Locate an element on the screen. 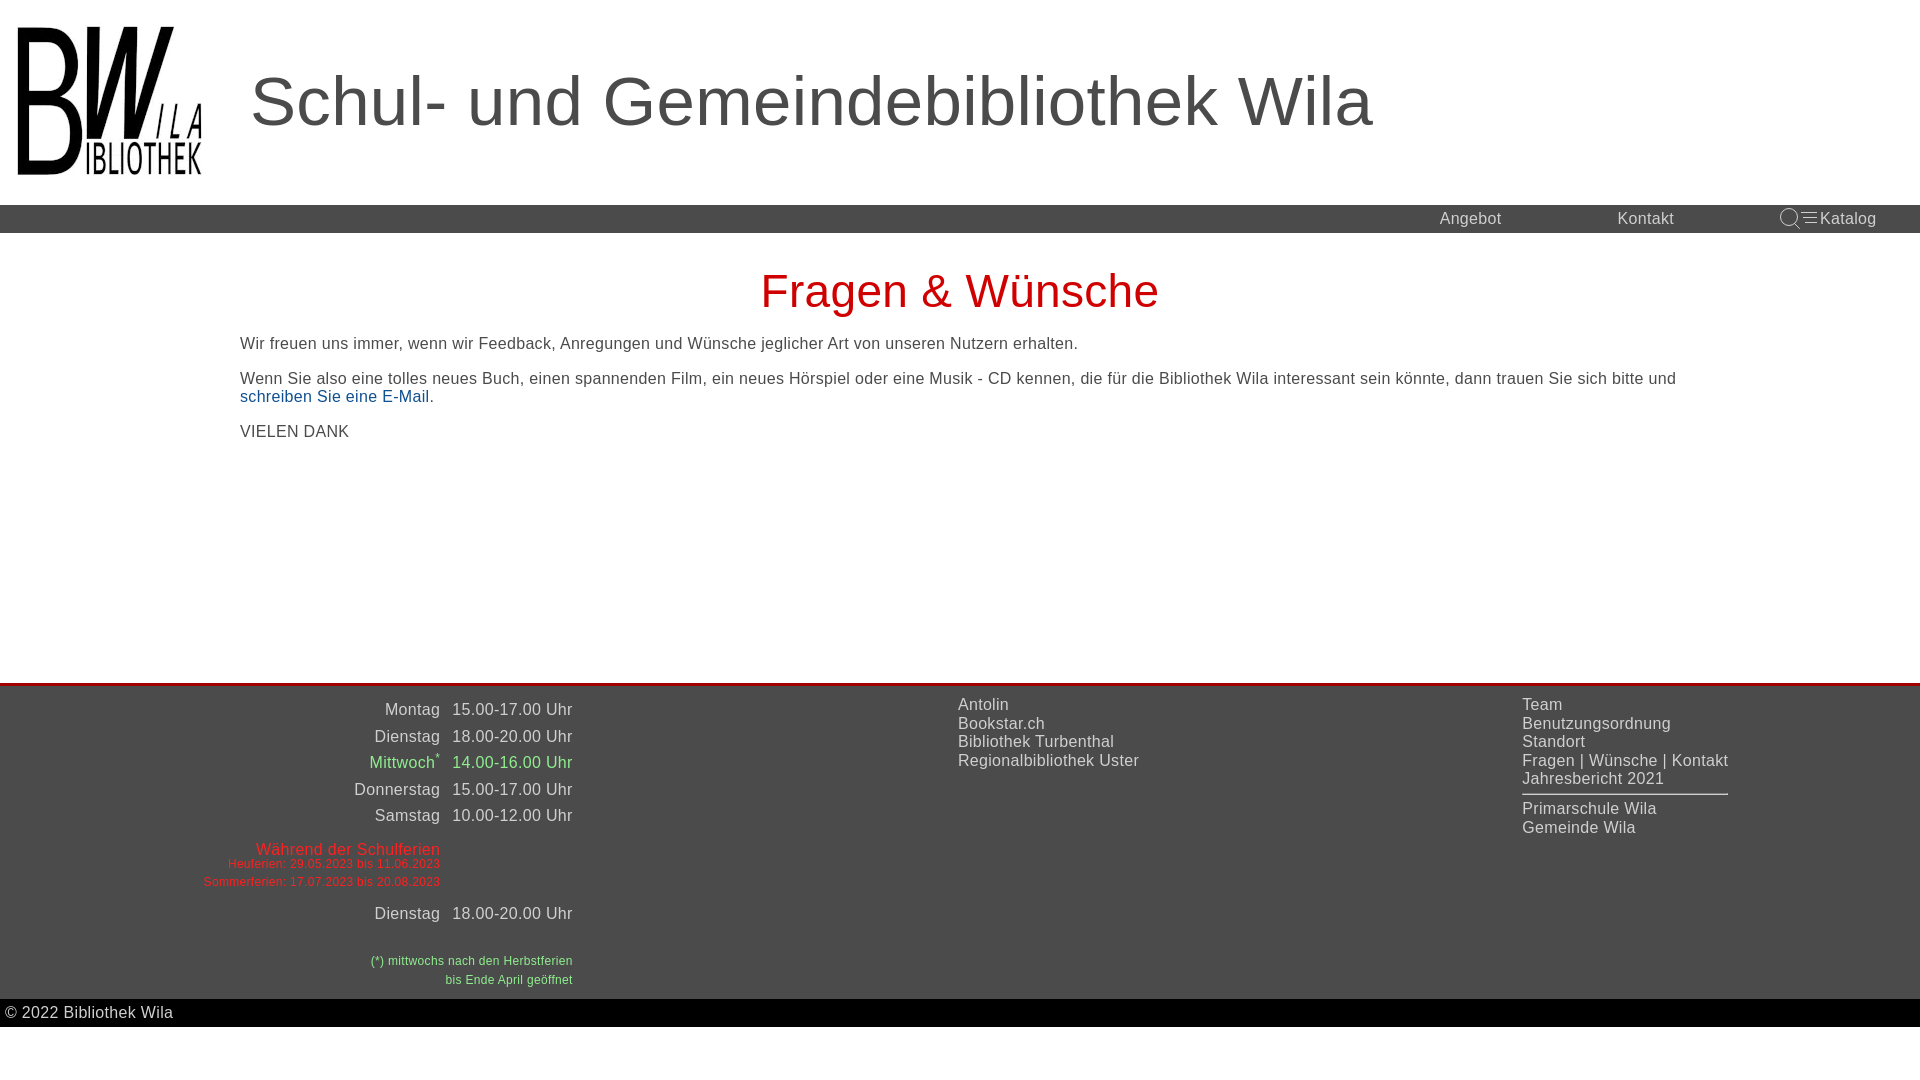  'Kontakt' is located at coordinates (1646, 219).